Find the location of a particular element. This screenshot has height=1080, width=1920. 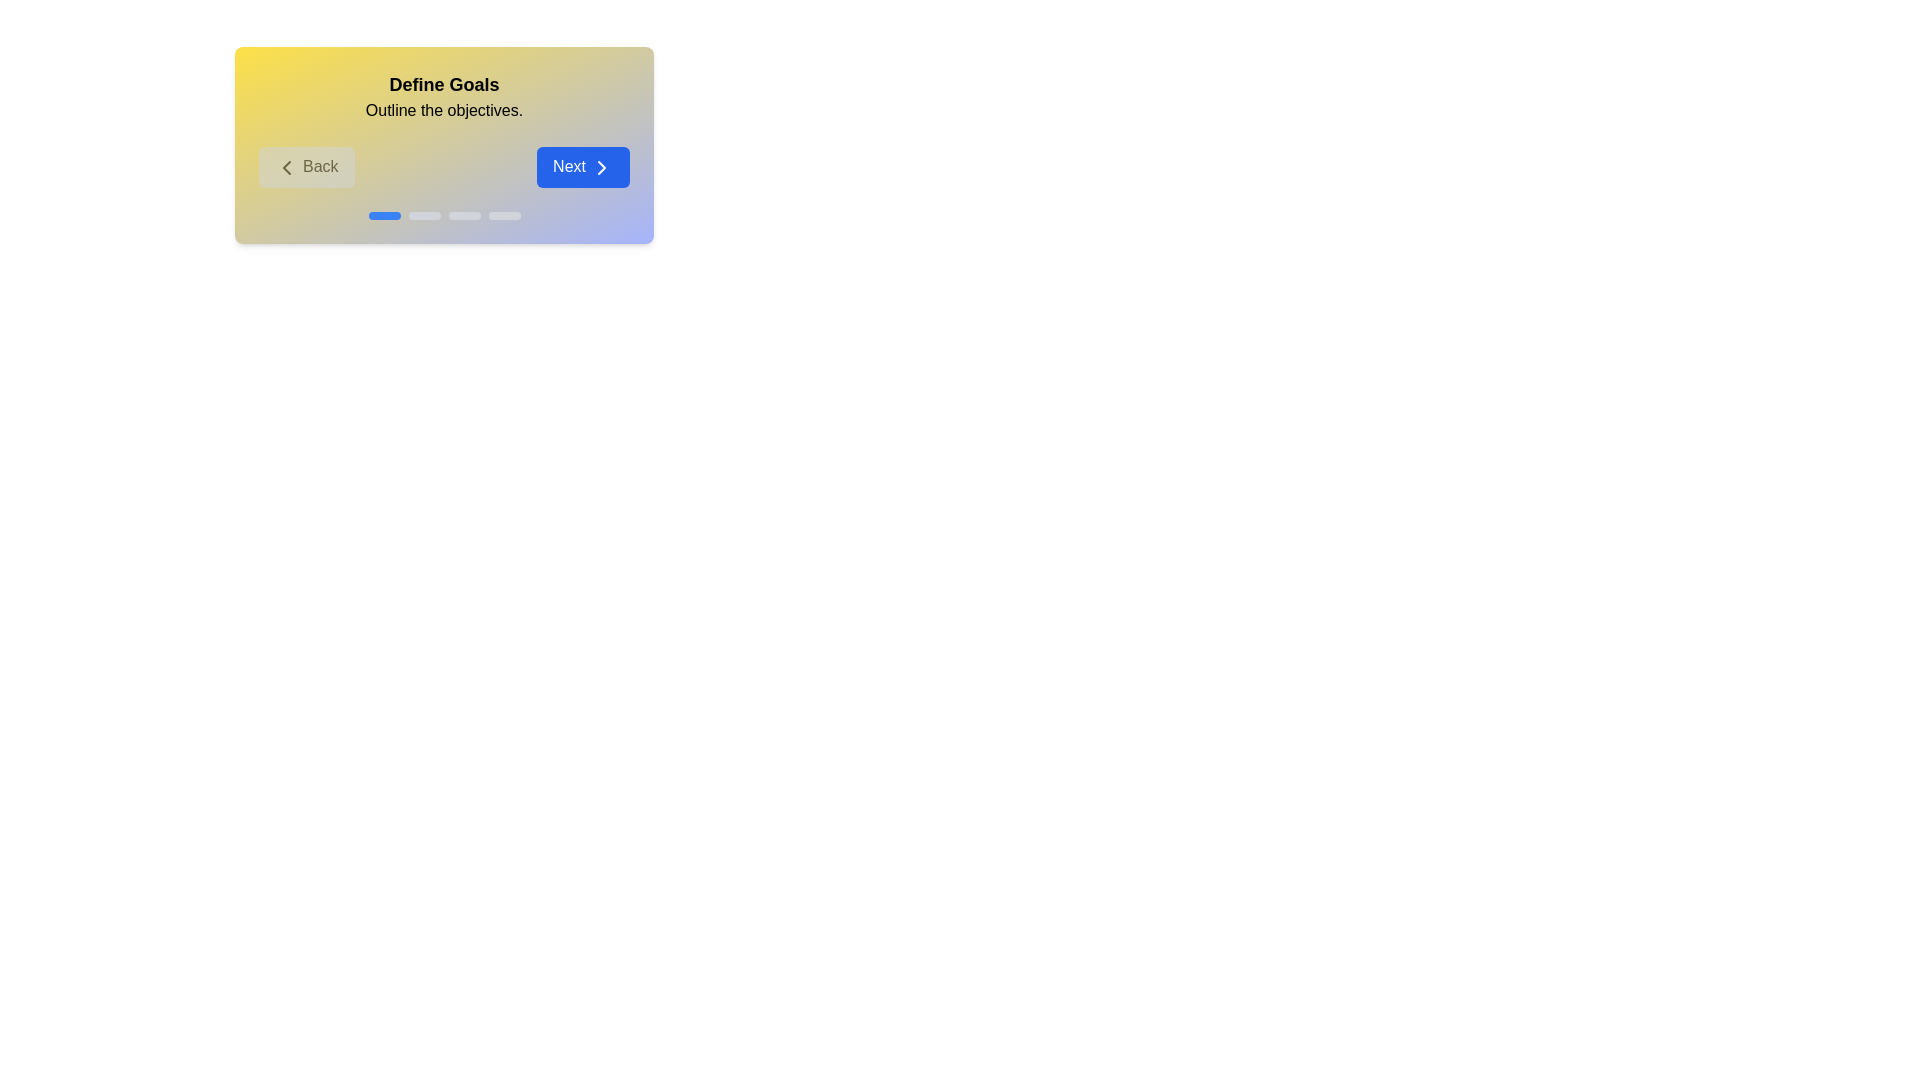

the Next button to navigate between stages is located at coordinates (582, 166).